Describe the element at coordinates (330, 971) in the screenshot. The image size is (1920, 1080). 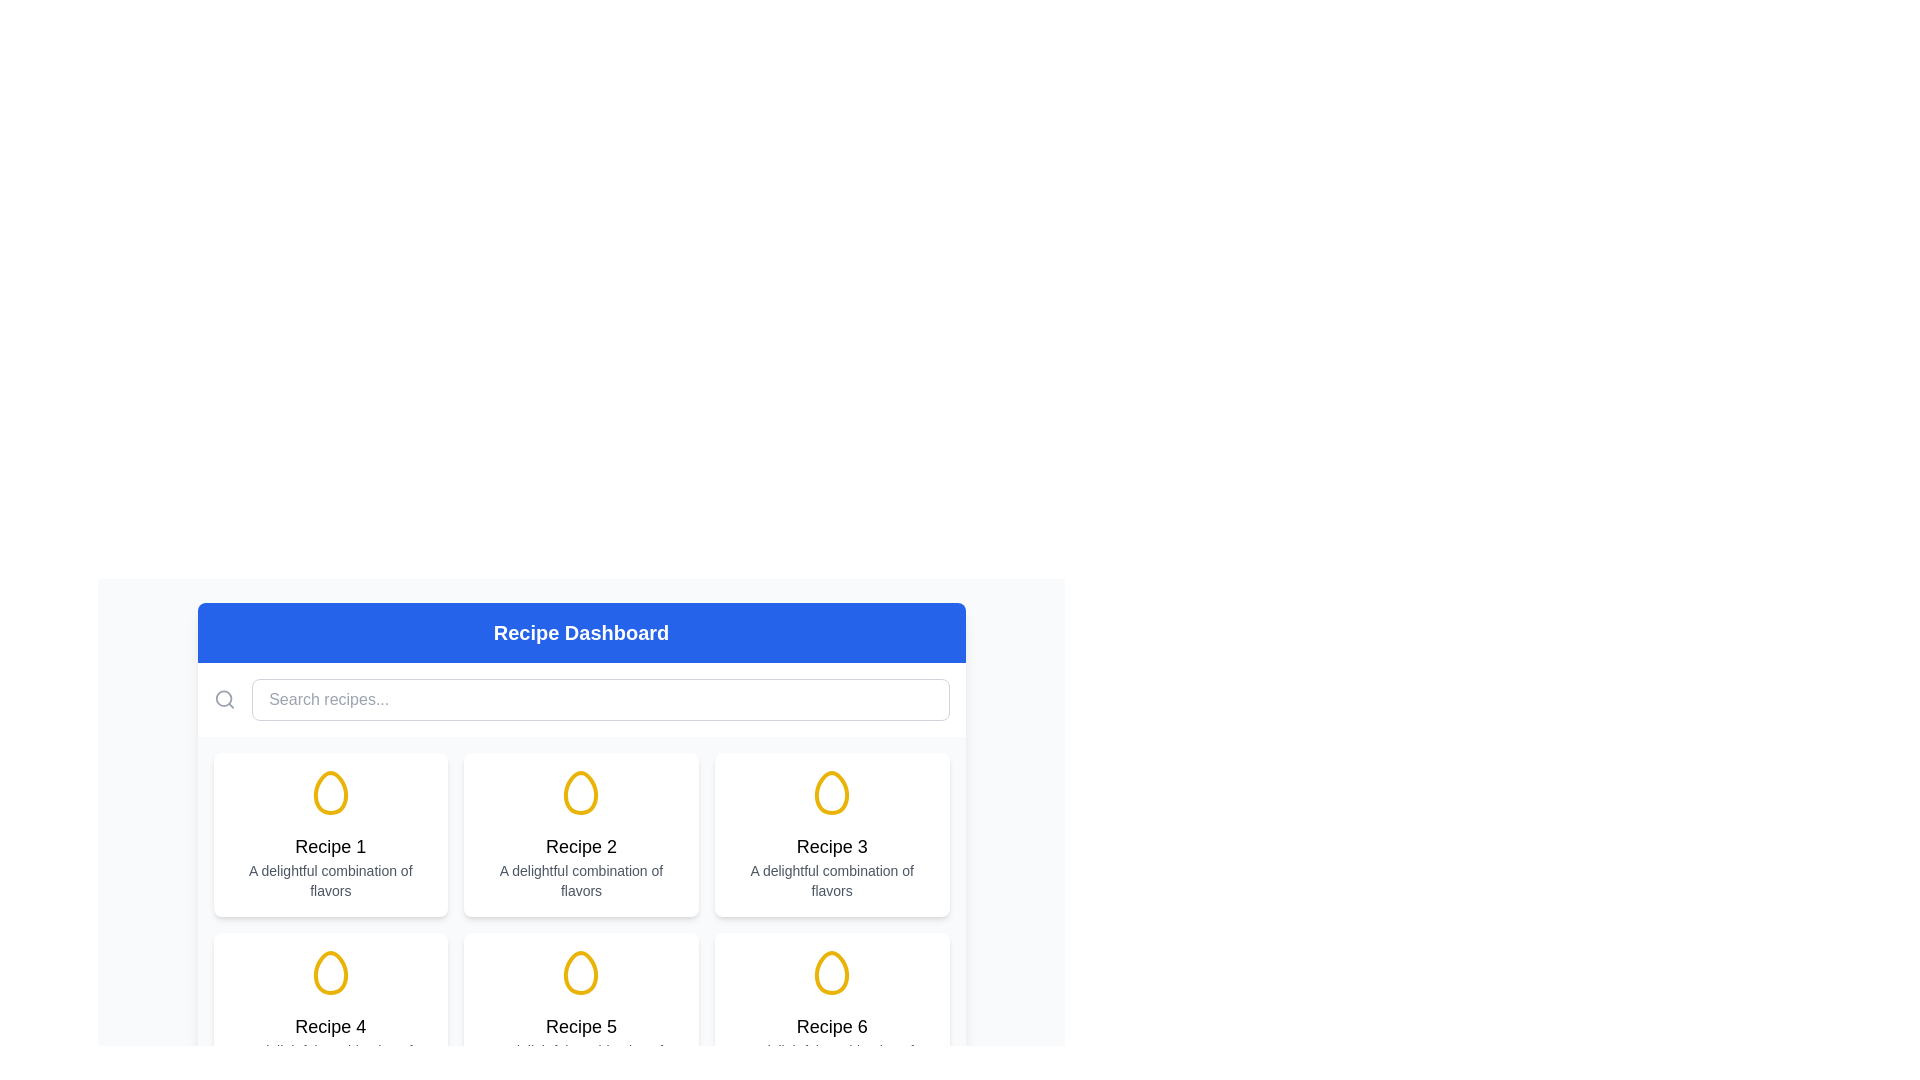
I see `the egg-shaped icon with a yellow stroke located at the top-center of the card labeled 'Recipe 4'` at that location.